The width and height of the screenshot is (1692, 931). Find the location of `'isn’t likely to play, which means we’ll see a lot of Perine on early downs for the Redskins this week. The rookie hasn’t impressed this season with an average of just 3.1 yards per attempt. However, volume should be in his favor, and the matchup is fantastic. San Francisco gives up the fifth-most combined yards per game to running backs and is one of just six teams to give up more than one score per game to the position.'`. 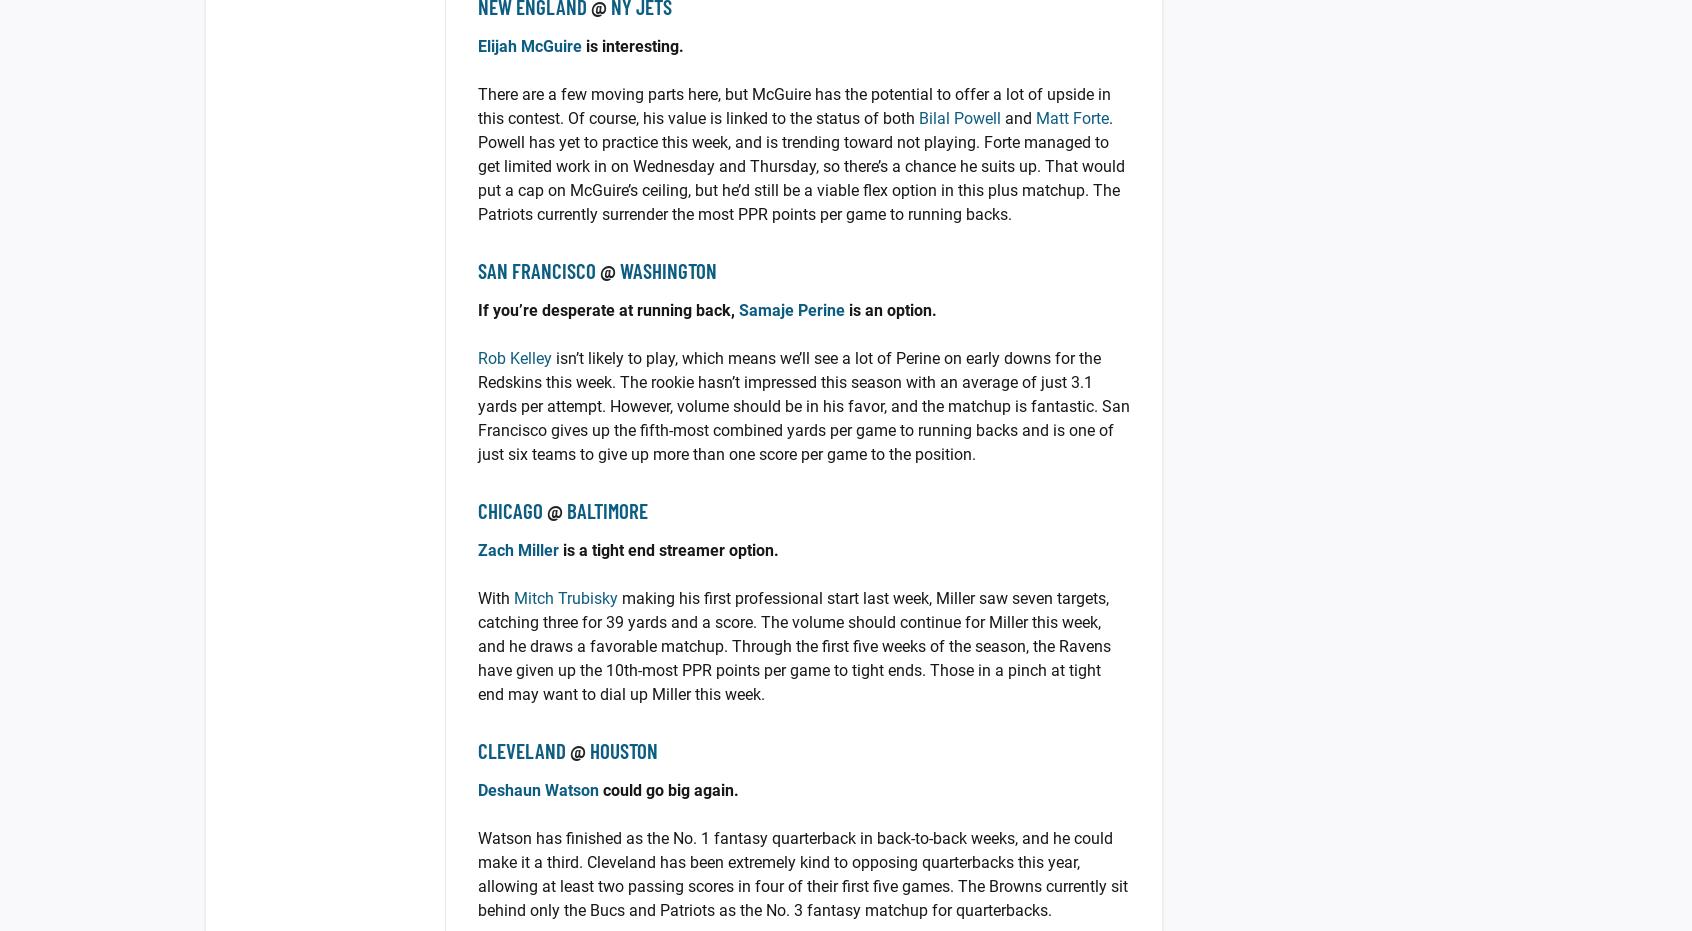

'isn’t likely to play, which means we’ll see a lot of Perine on early downs for the Redskins this week. The rookie hasn’t impressed this season with an average of just 3.1 yards per attempt. However, volume should be in his favor, and the matchup is fantastic. San Francisco gives up the fifth-most combined yards per game to running backs and is one of just six teams to give up more than one score per game to the position.' is located at coordinates (804, 405).